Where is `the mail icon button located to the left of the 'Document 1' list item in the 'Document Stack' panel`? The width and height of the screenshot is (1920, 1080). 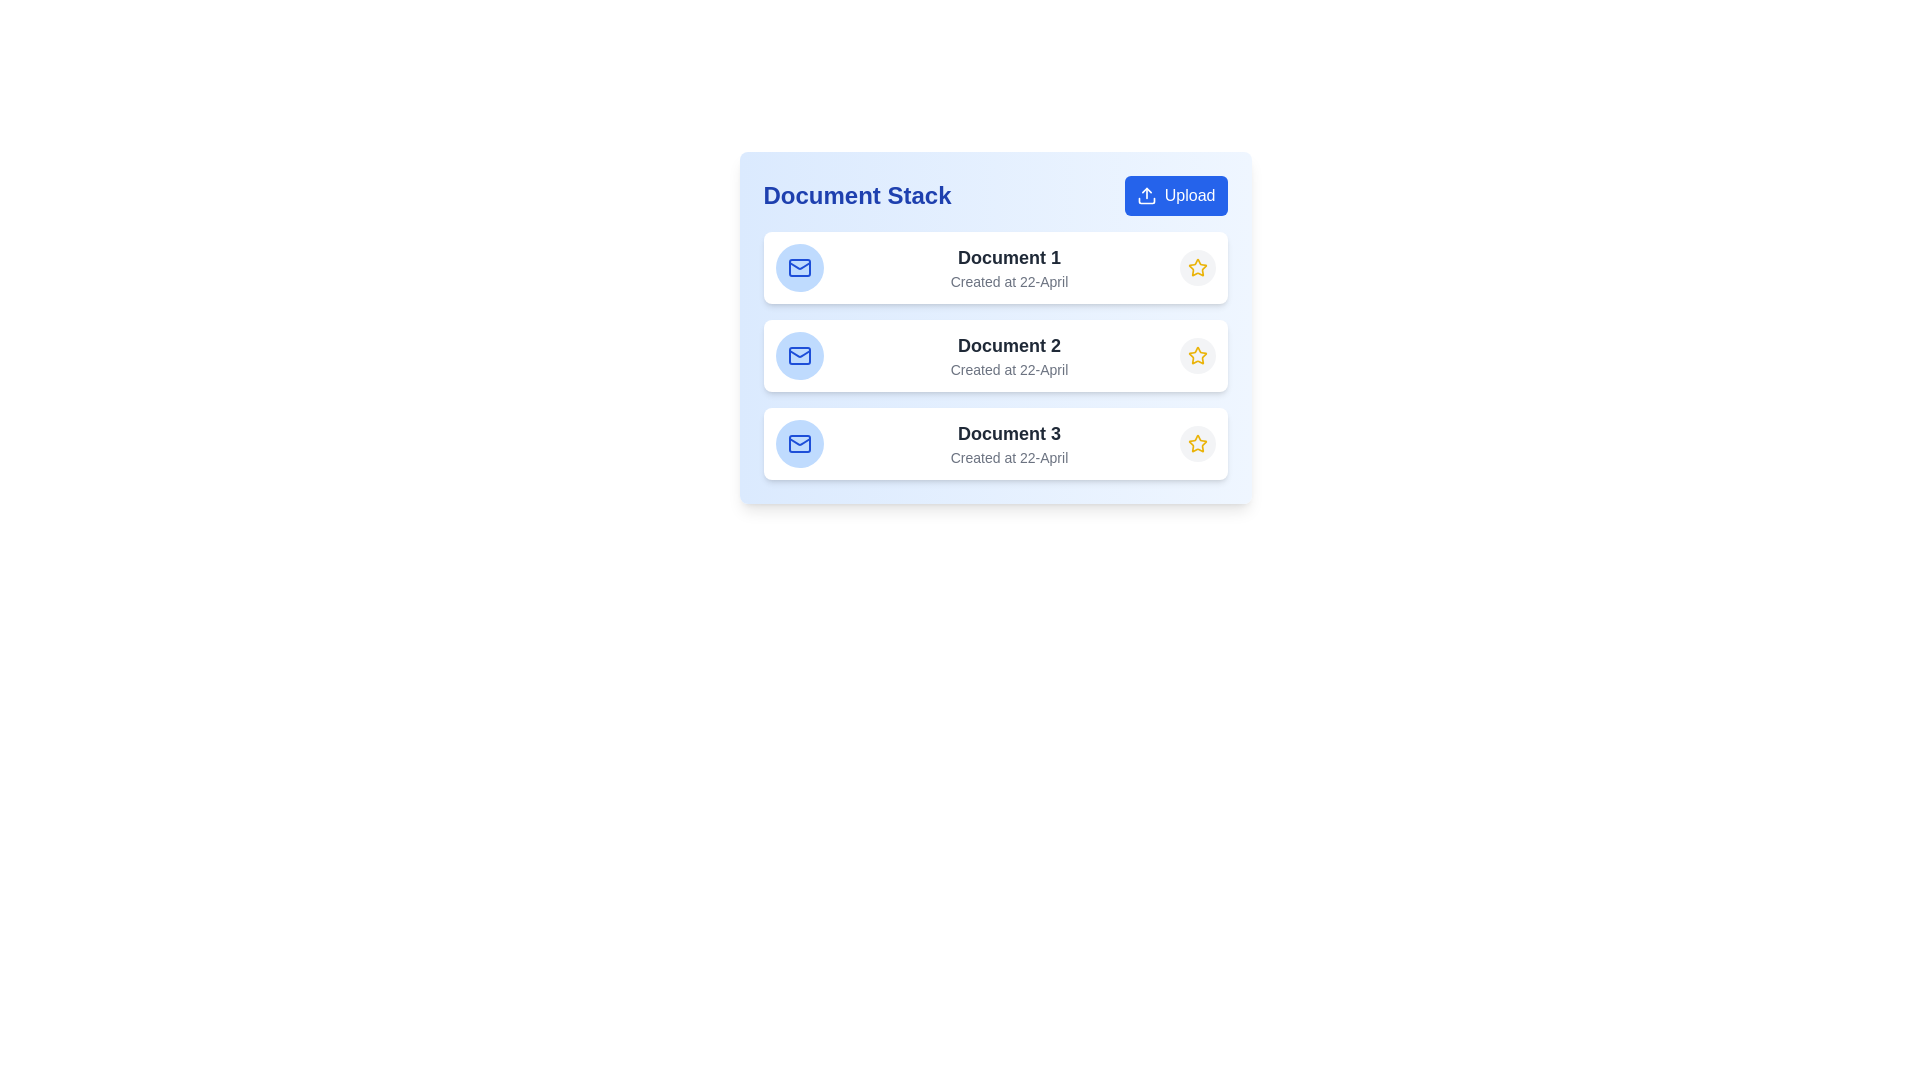
the mail icon button located to the left of the 'Document 1' list item in the 'Document Stack' panel is located at coordinates (798, 266).